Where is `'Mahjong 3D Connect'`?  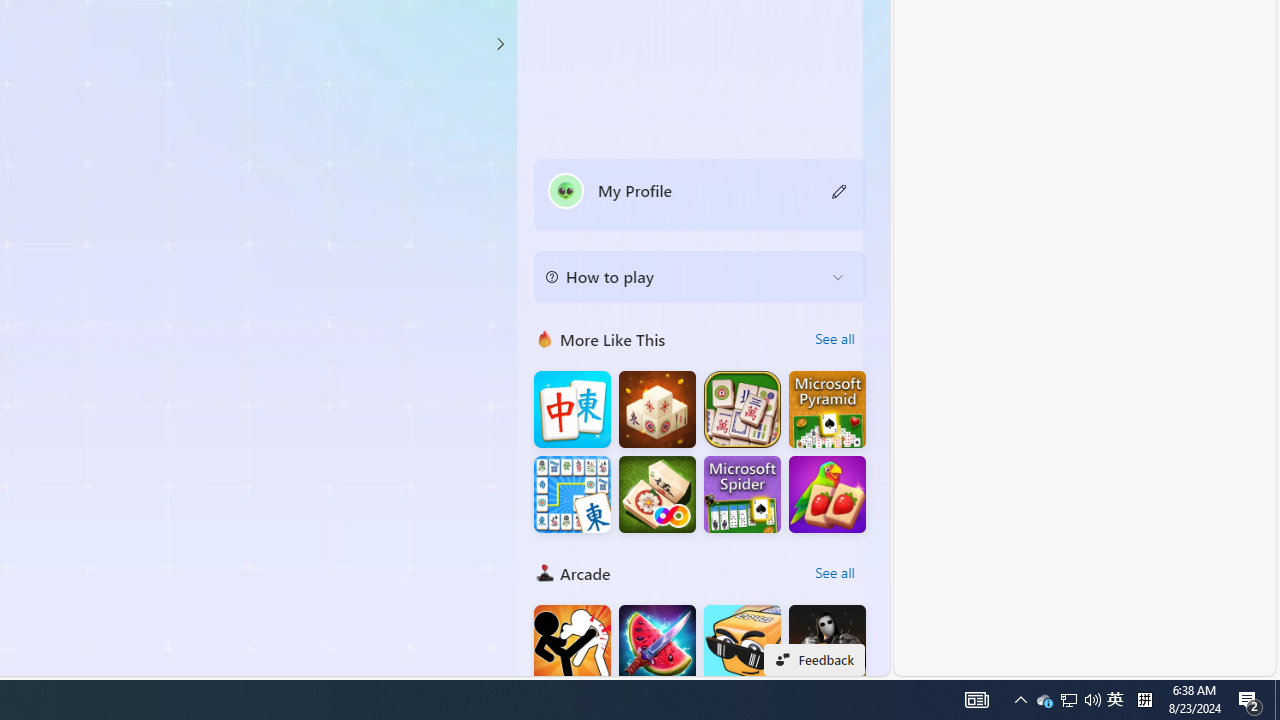
'Mahjong 3D Connect' is located at coordinates (657, 408).